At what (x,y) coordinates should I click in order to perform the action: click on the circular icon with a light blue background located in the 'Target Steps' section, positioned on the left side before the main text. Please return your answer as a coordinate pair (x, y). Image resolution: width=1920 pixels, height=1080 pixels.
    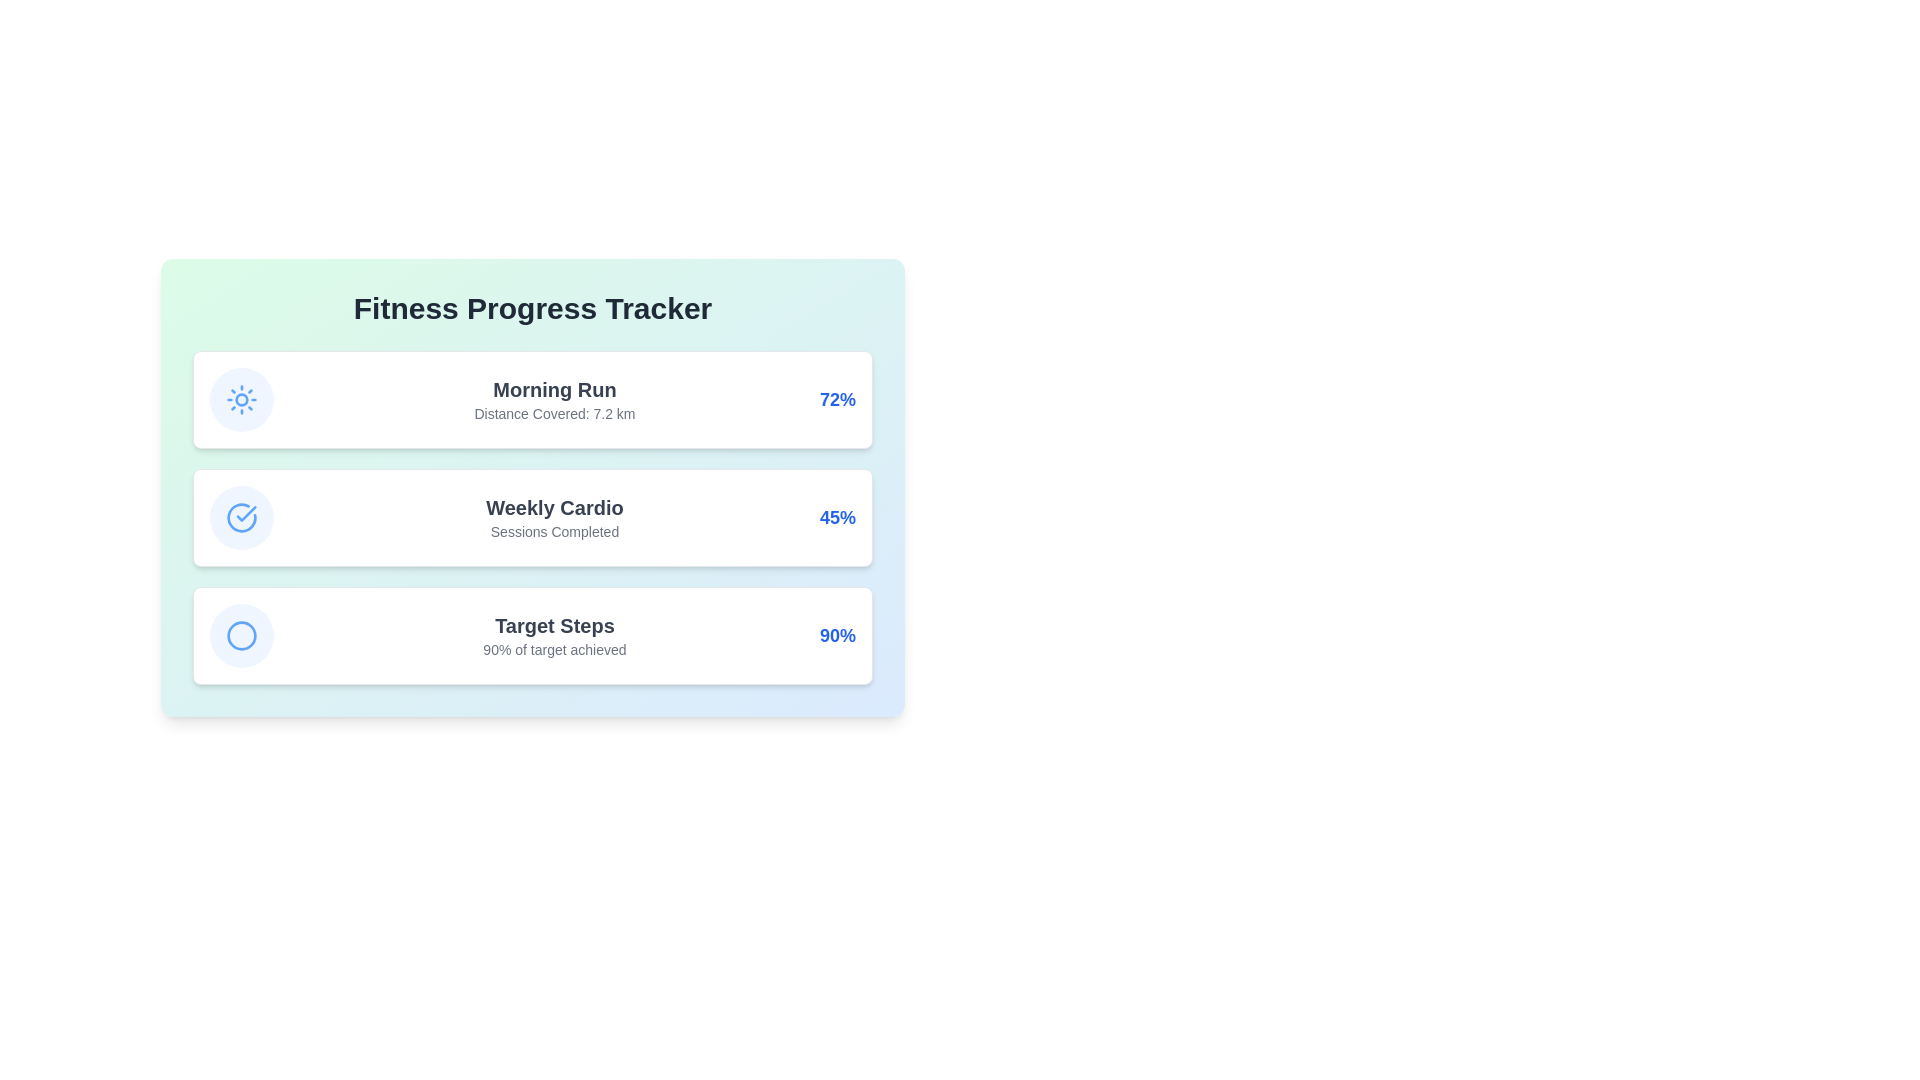
    Looking at the image, I should click on (240, 636).